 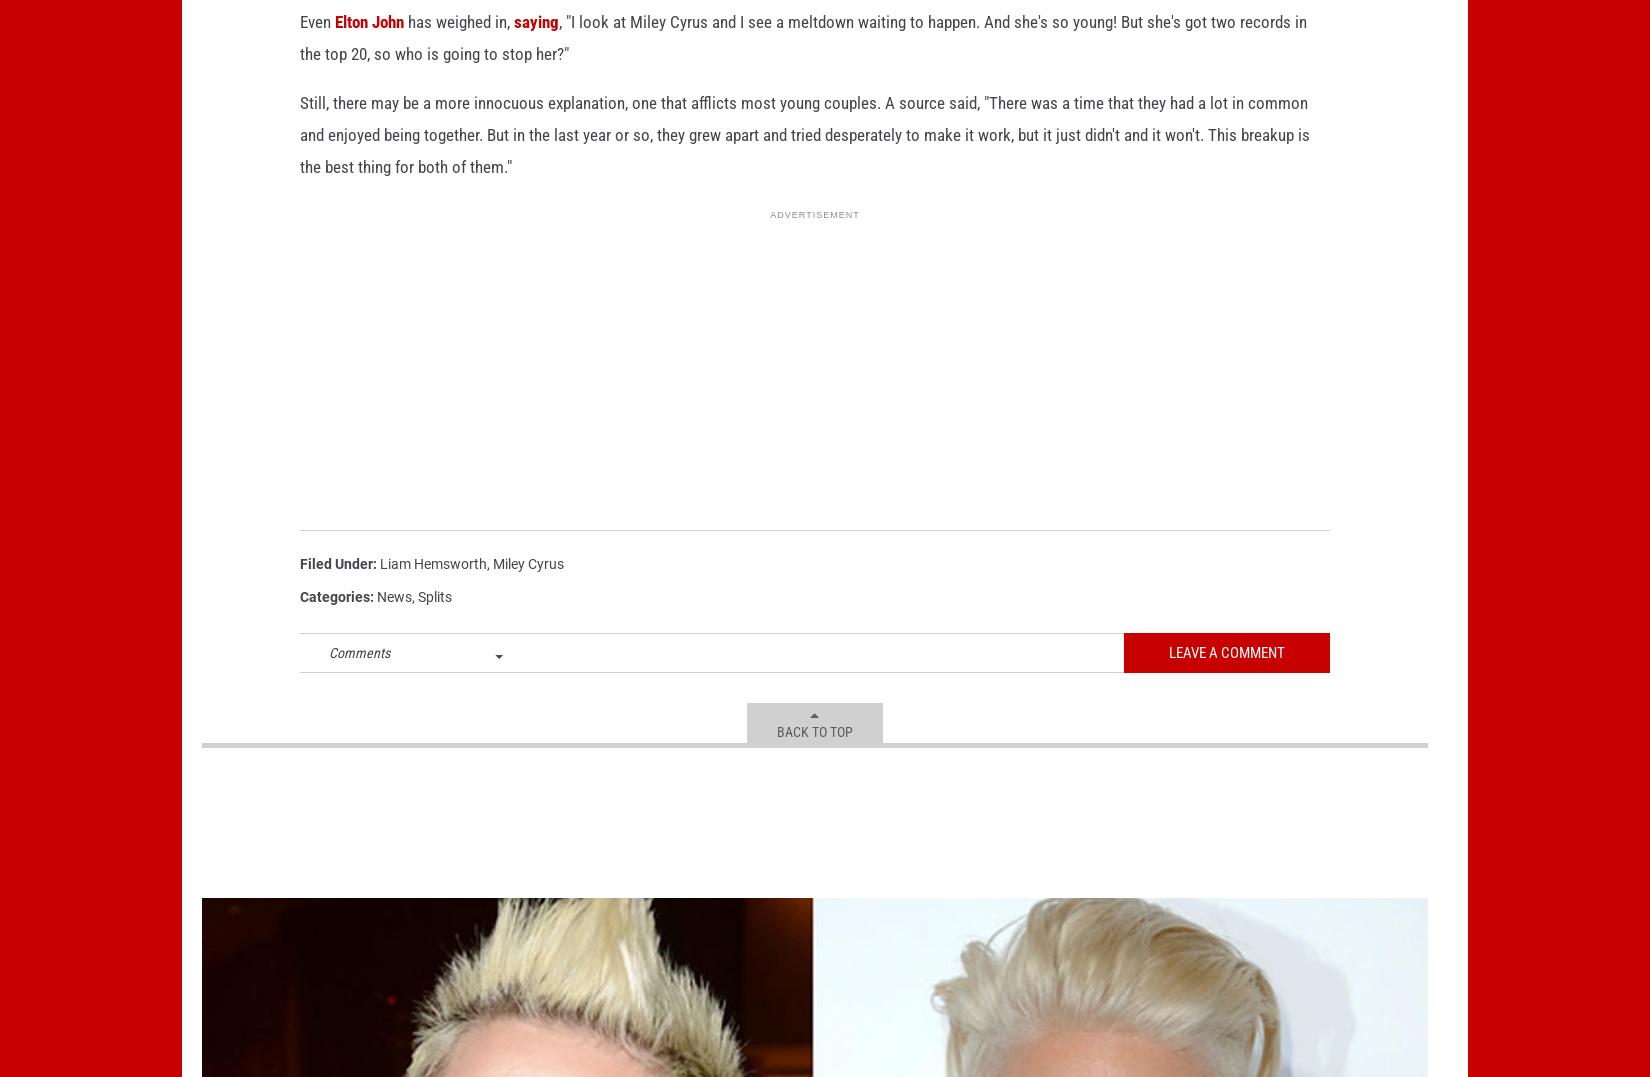 I want to click on 'Even', so click(x=299, y=53).